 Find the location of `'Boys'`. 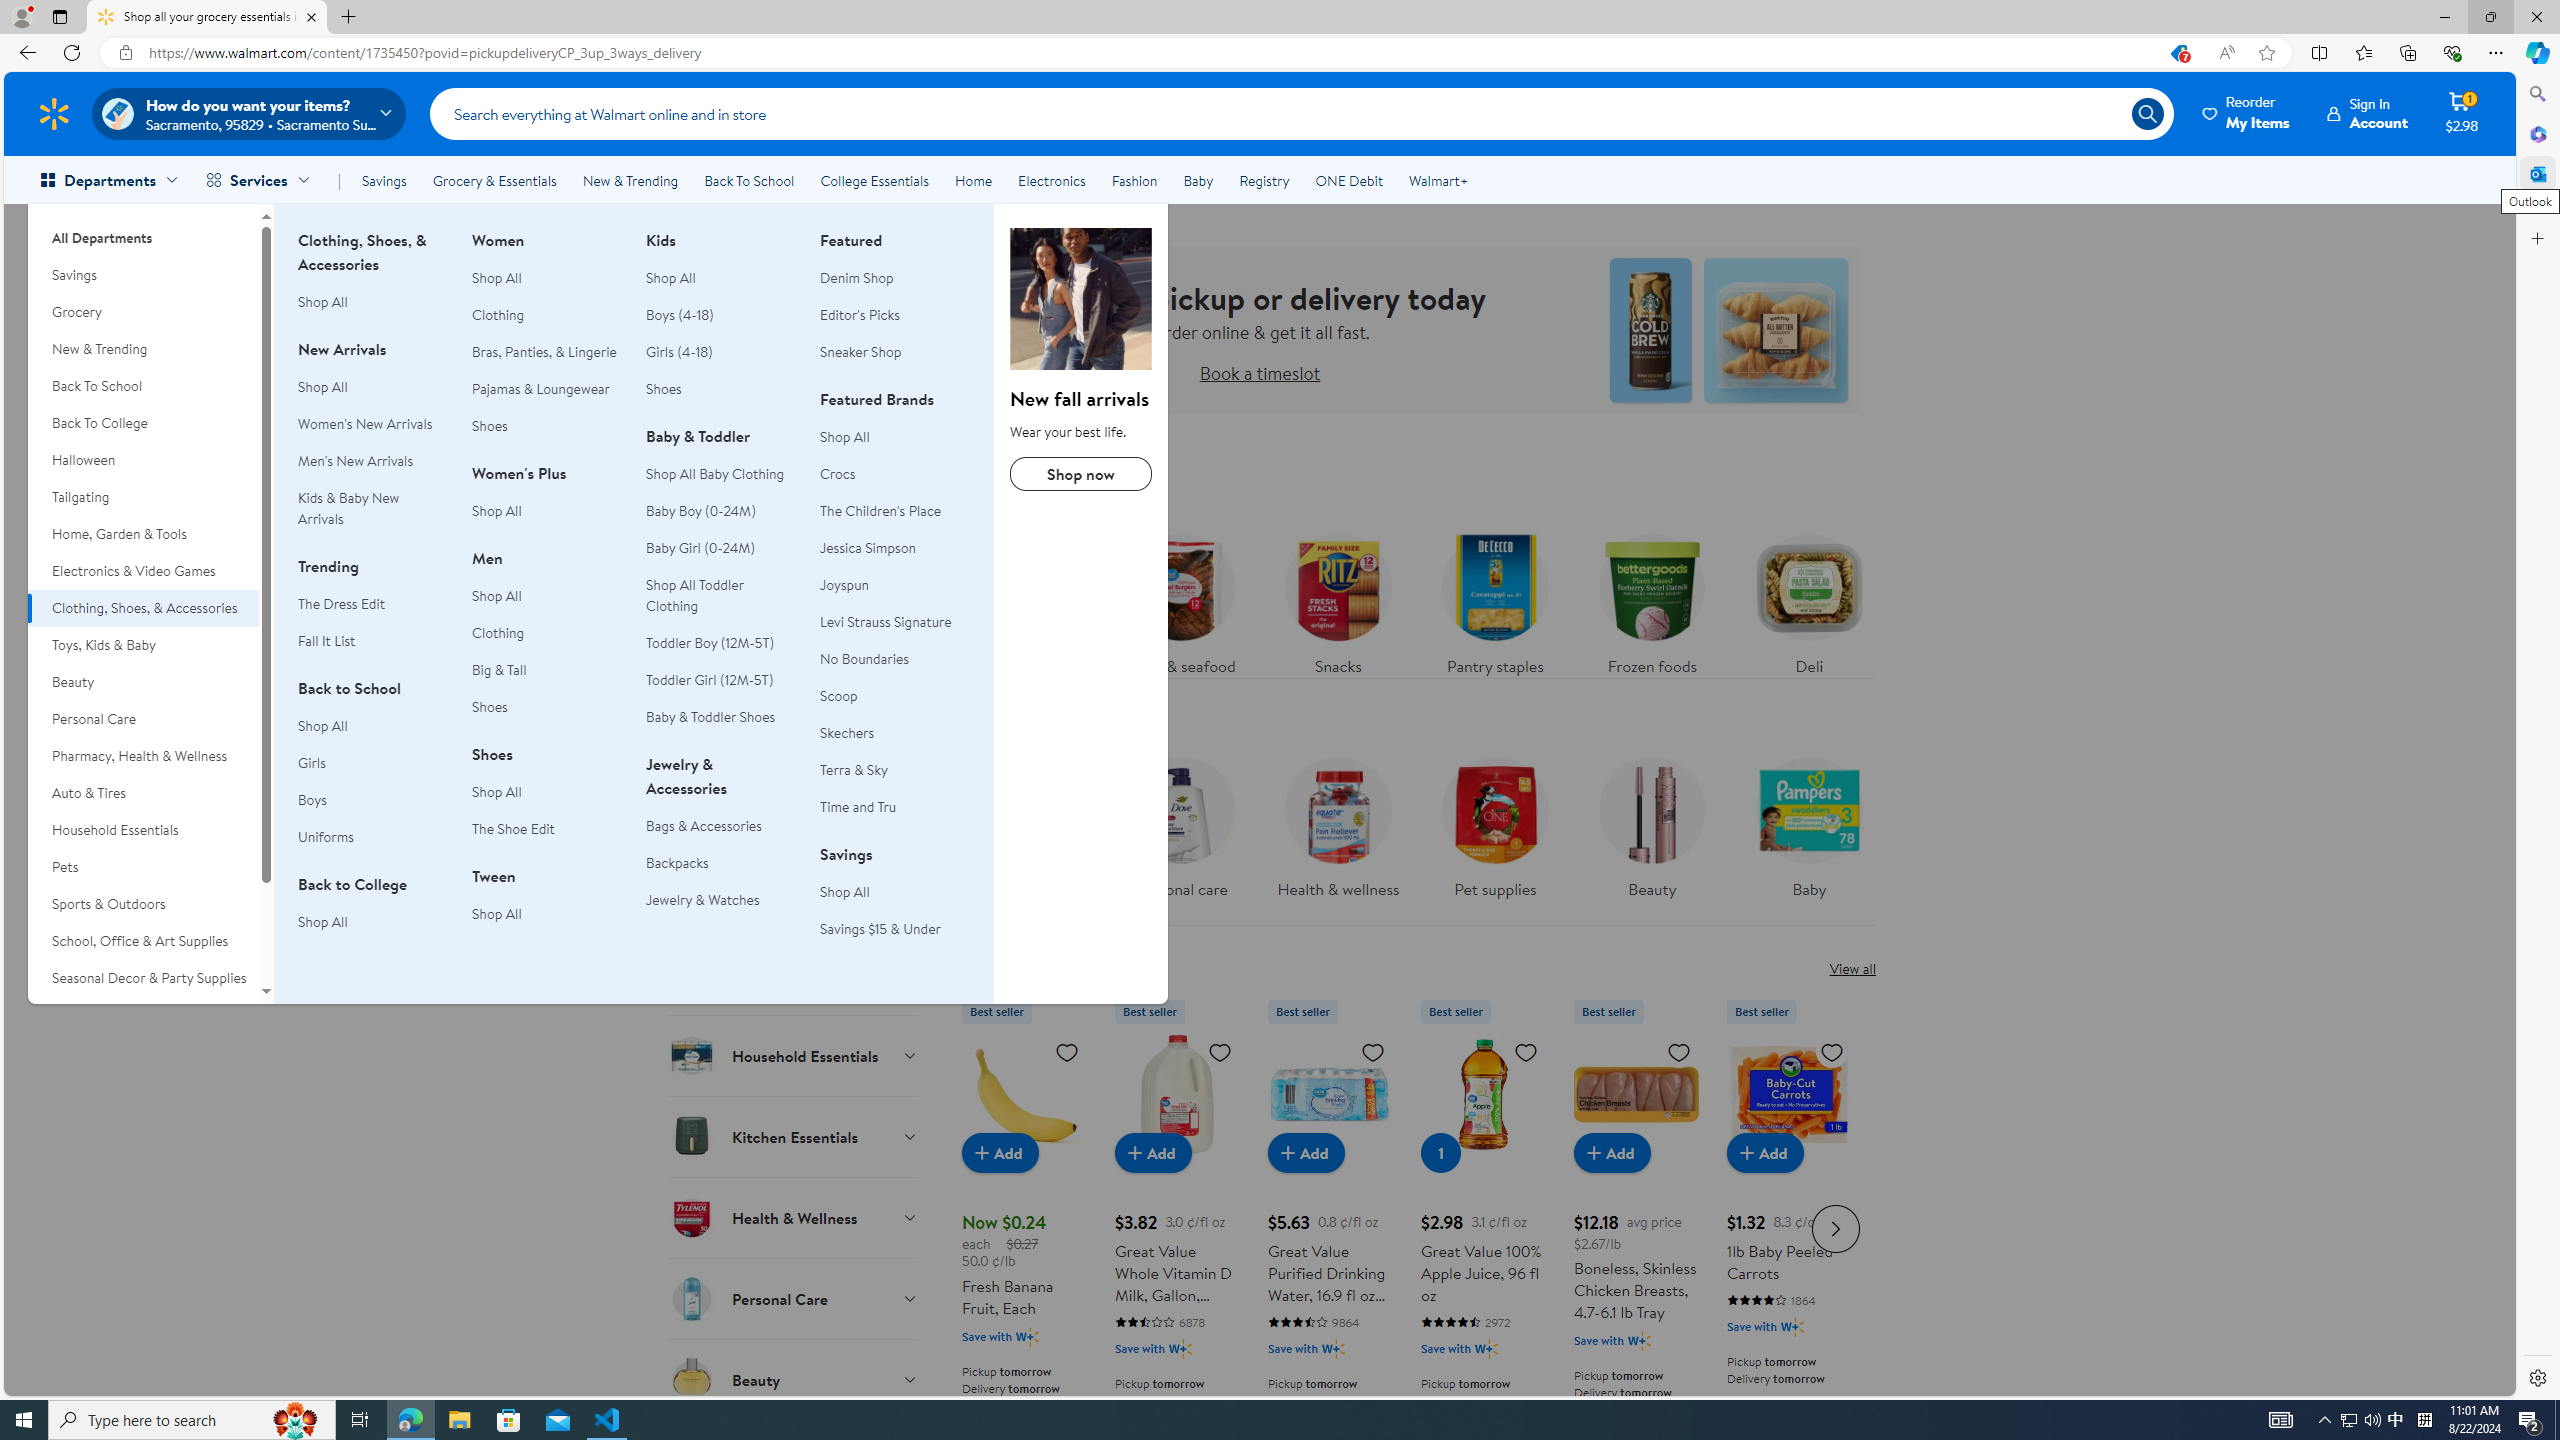

'Boys' is located at coordinates (311, 798).